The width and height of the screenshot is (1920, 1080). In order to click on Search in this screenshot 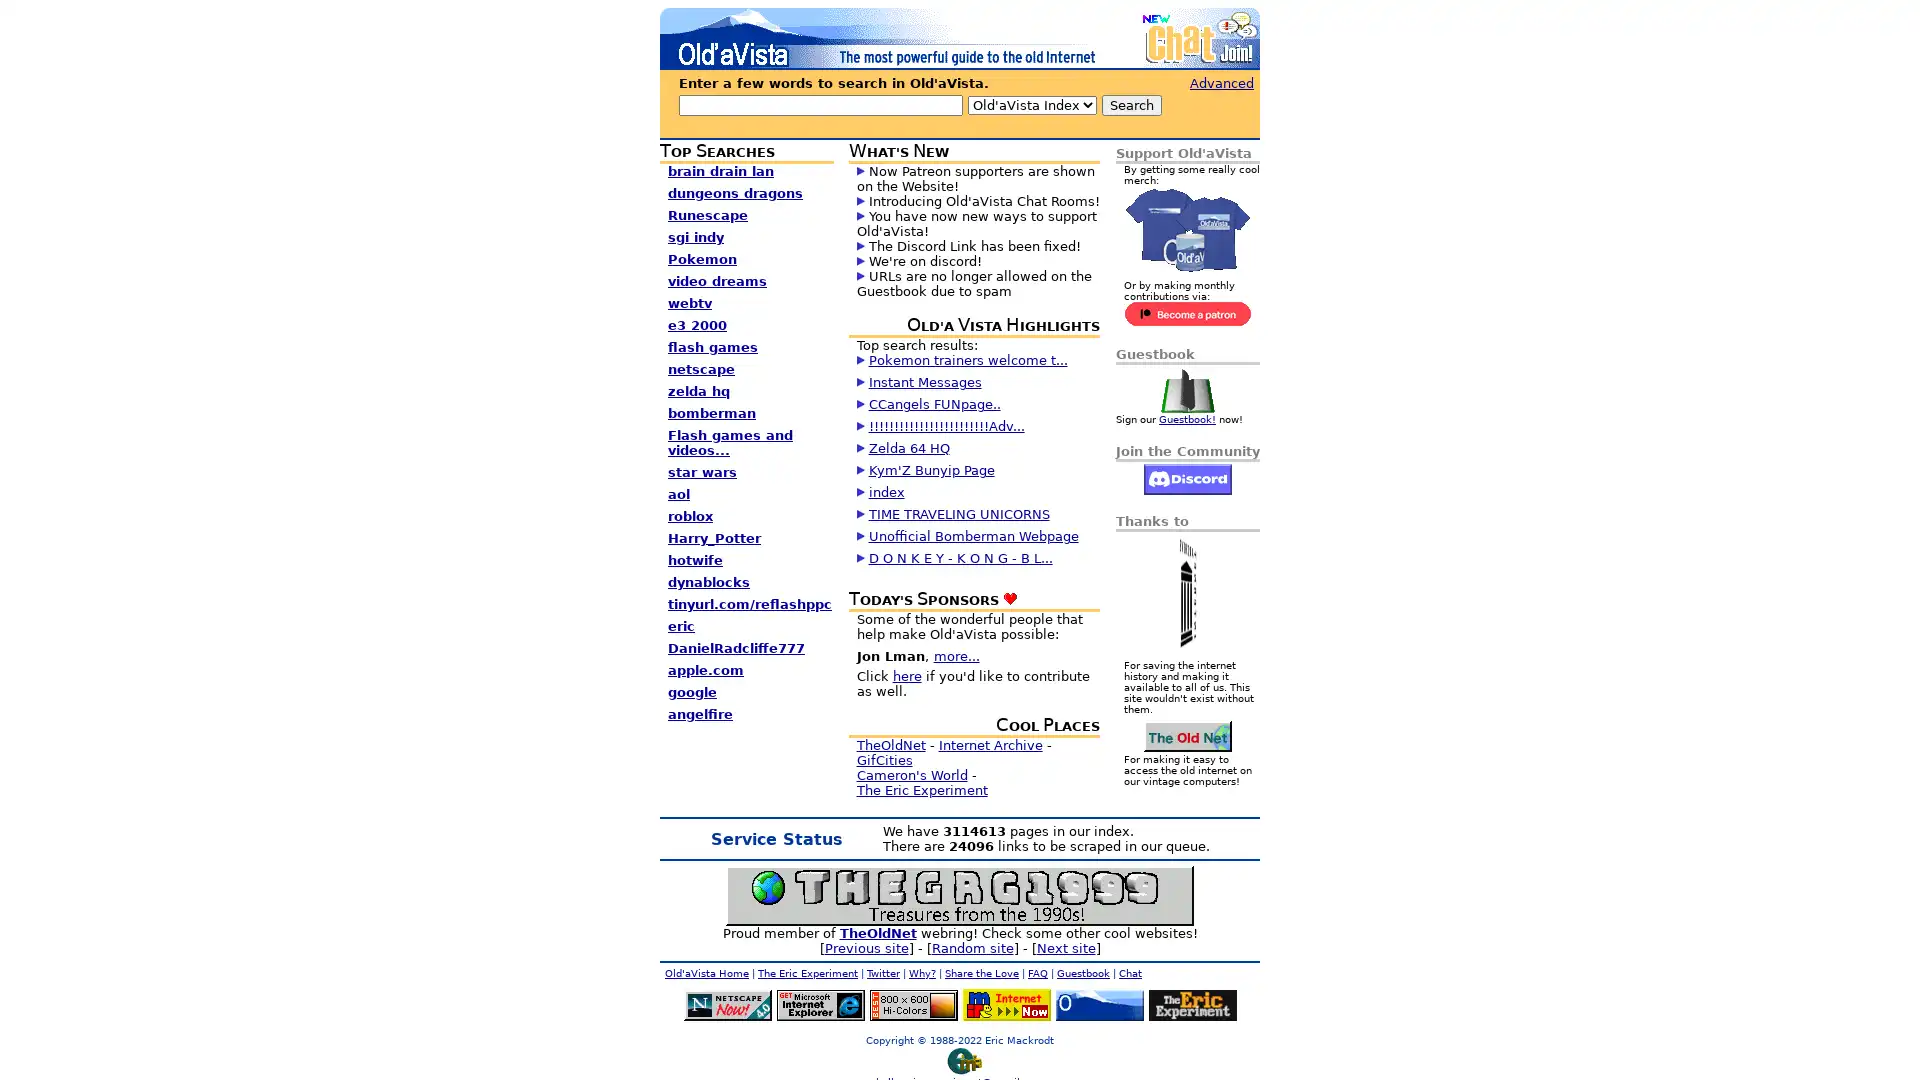, I will do `click(1132, 105)`.